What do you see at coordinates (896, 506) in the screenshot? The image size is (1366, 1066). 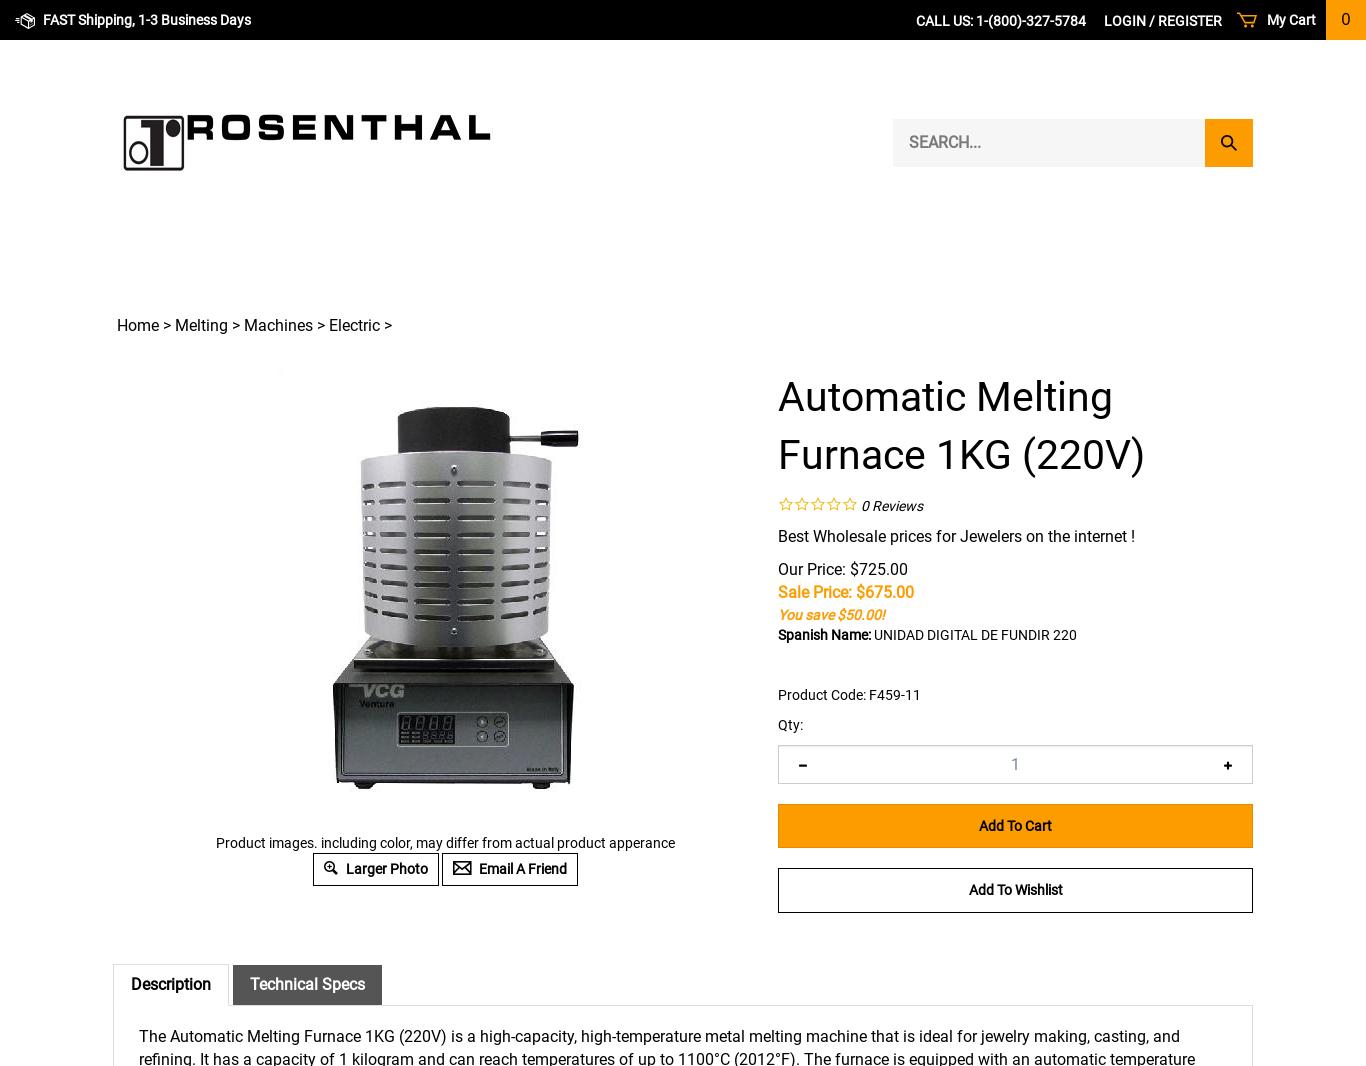 I see `'Reviews'` at bounding box center [896, 506].